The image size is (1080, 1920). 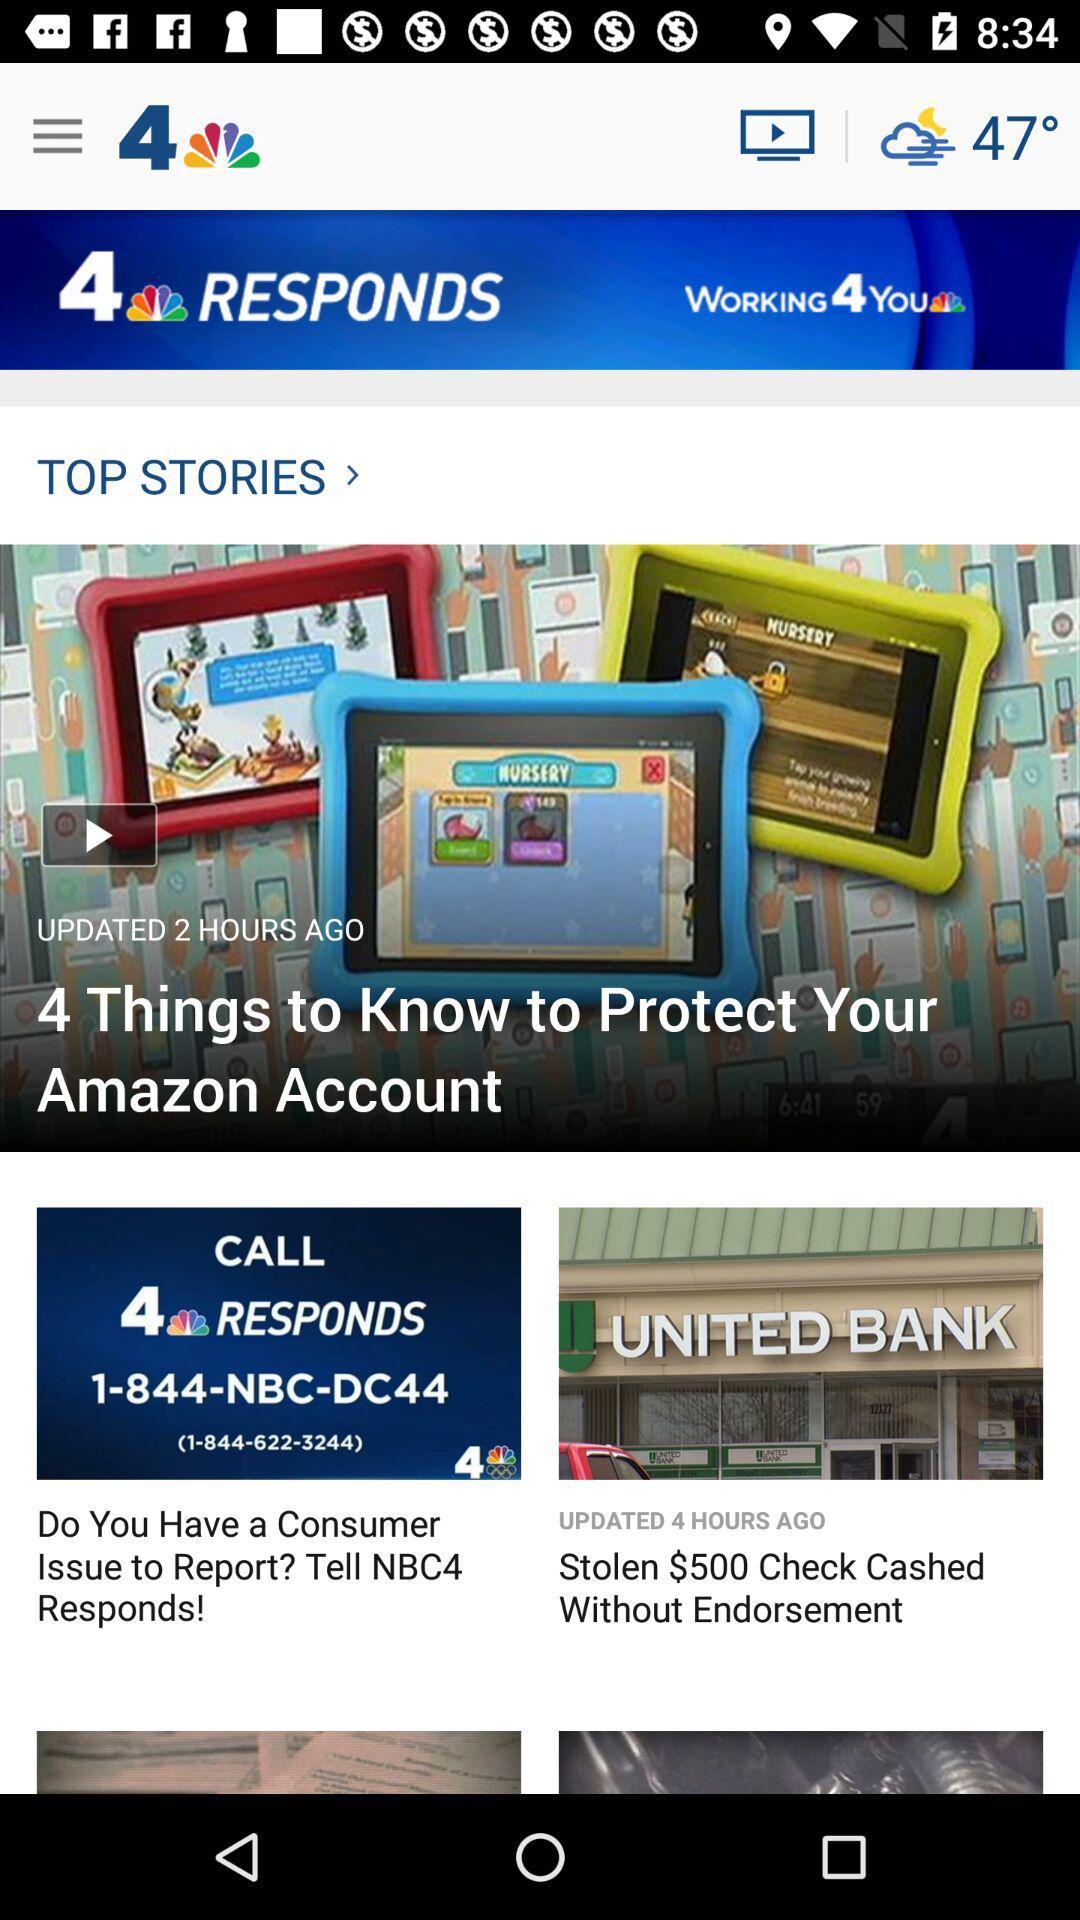 I want to click on icon left to weather icon at top right, so click(x=784, y=134).